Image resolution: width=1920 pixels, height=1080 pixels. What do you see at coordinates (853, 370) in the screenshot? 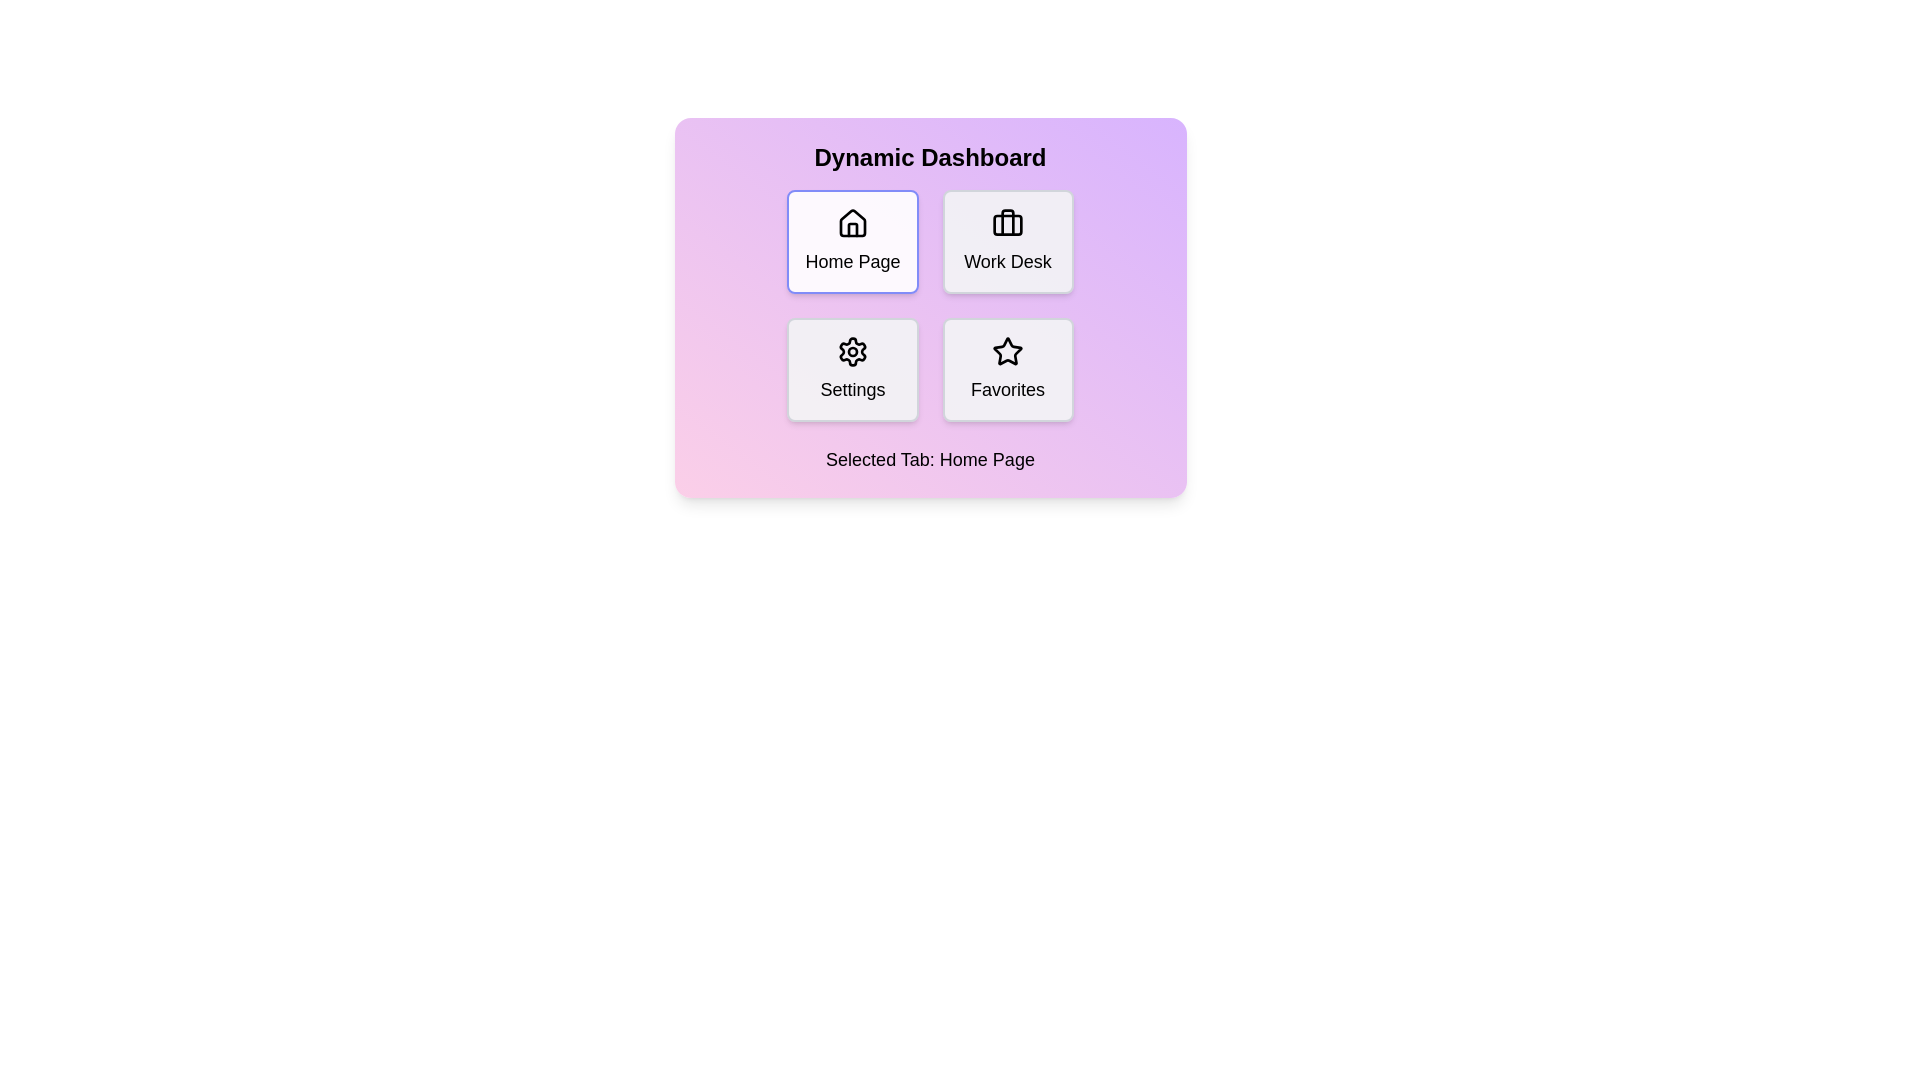
I see `the button labeled Settings to observe the hover effect` at bounding box center [853, 370].